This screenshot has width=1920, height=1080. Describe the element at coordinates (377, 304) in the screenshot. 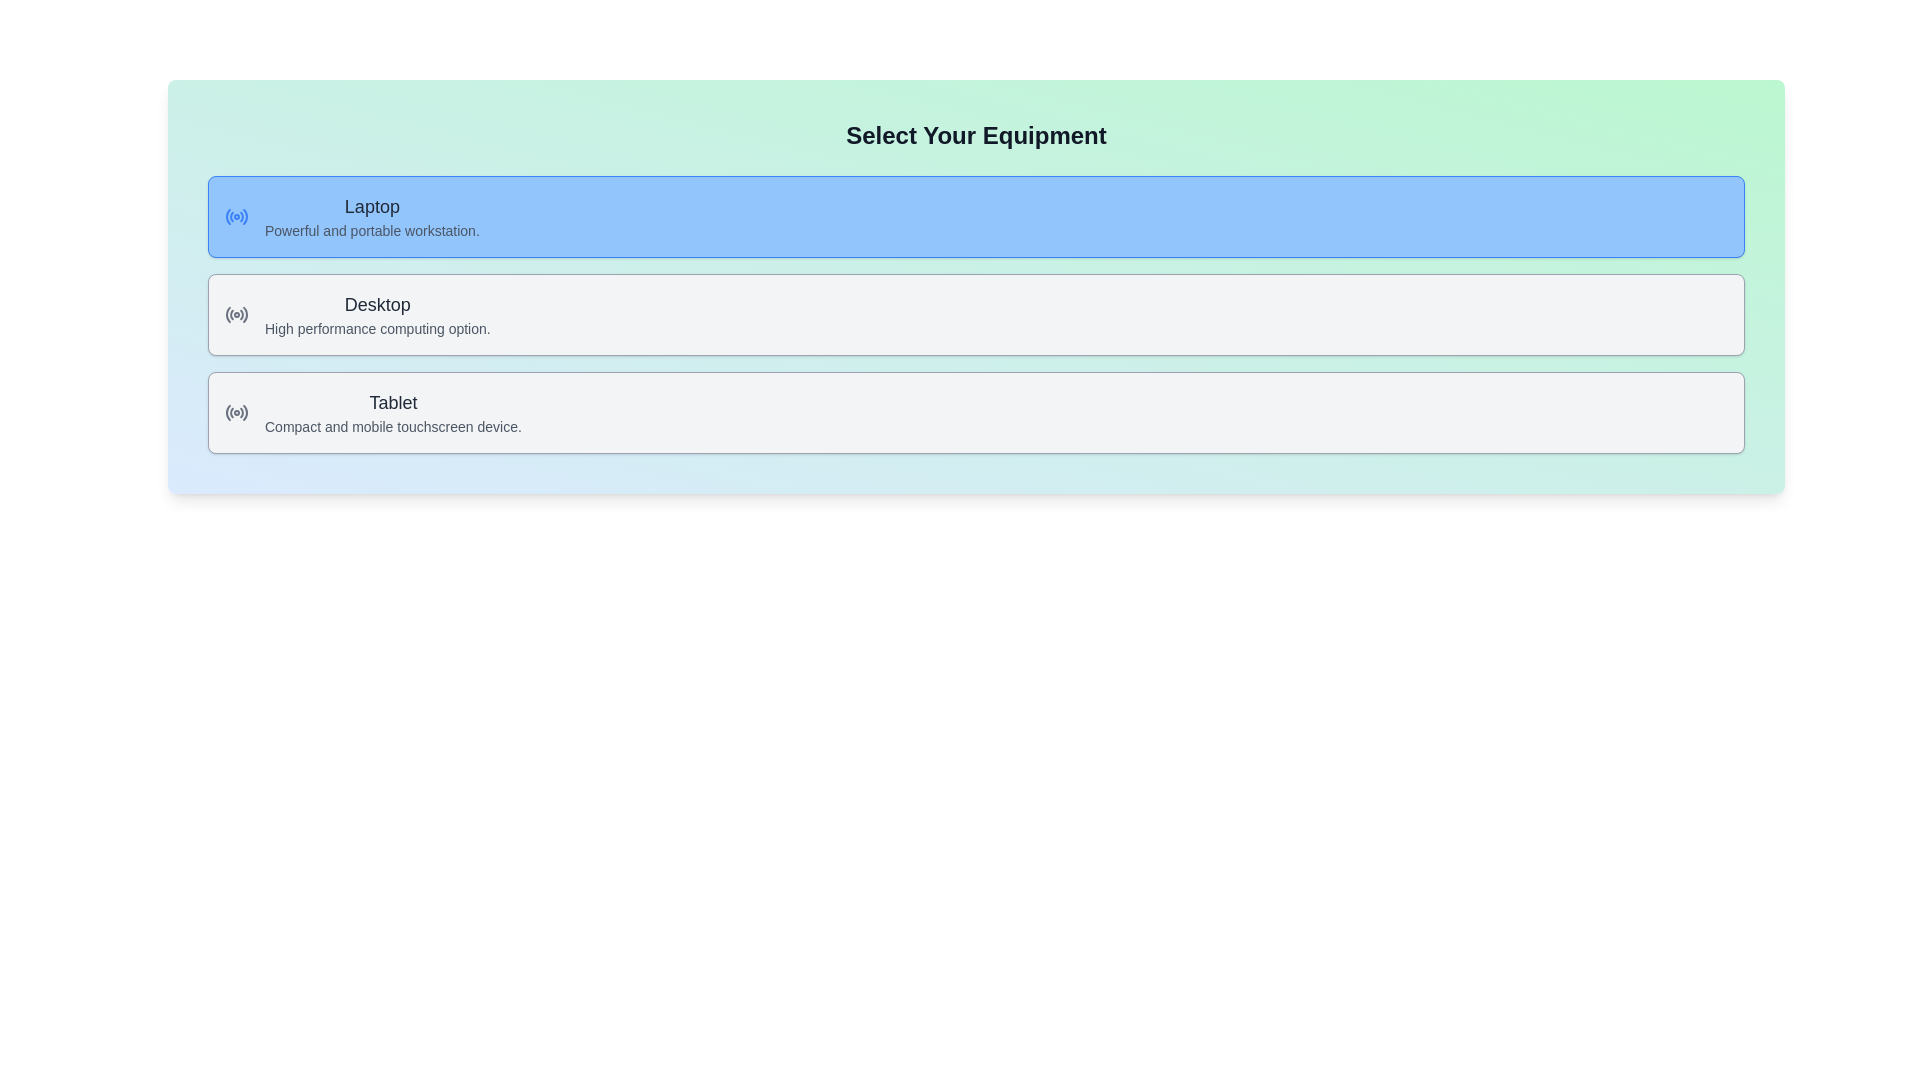

I see `label of the Text label that identifies the associated selection option located between 'Laptop' and 'Tablet' in the middle section of the selection list` at that location.